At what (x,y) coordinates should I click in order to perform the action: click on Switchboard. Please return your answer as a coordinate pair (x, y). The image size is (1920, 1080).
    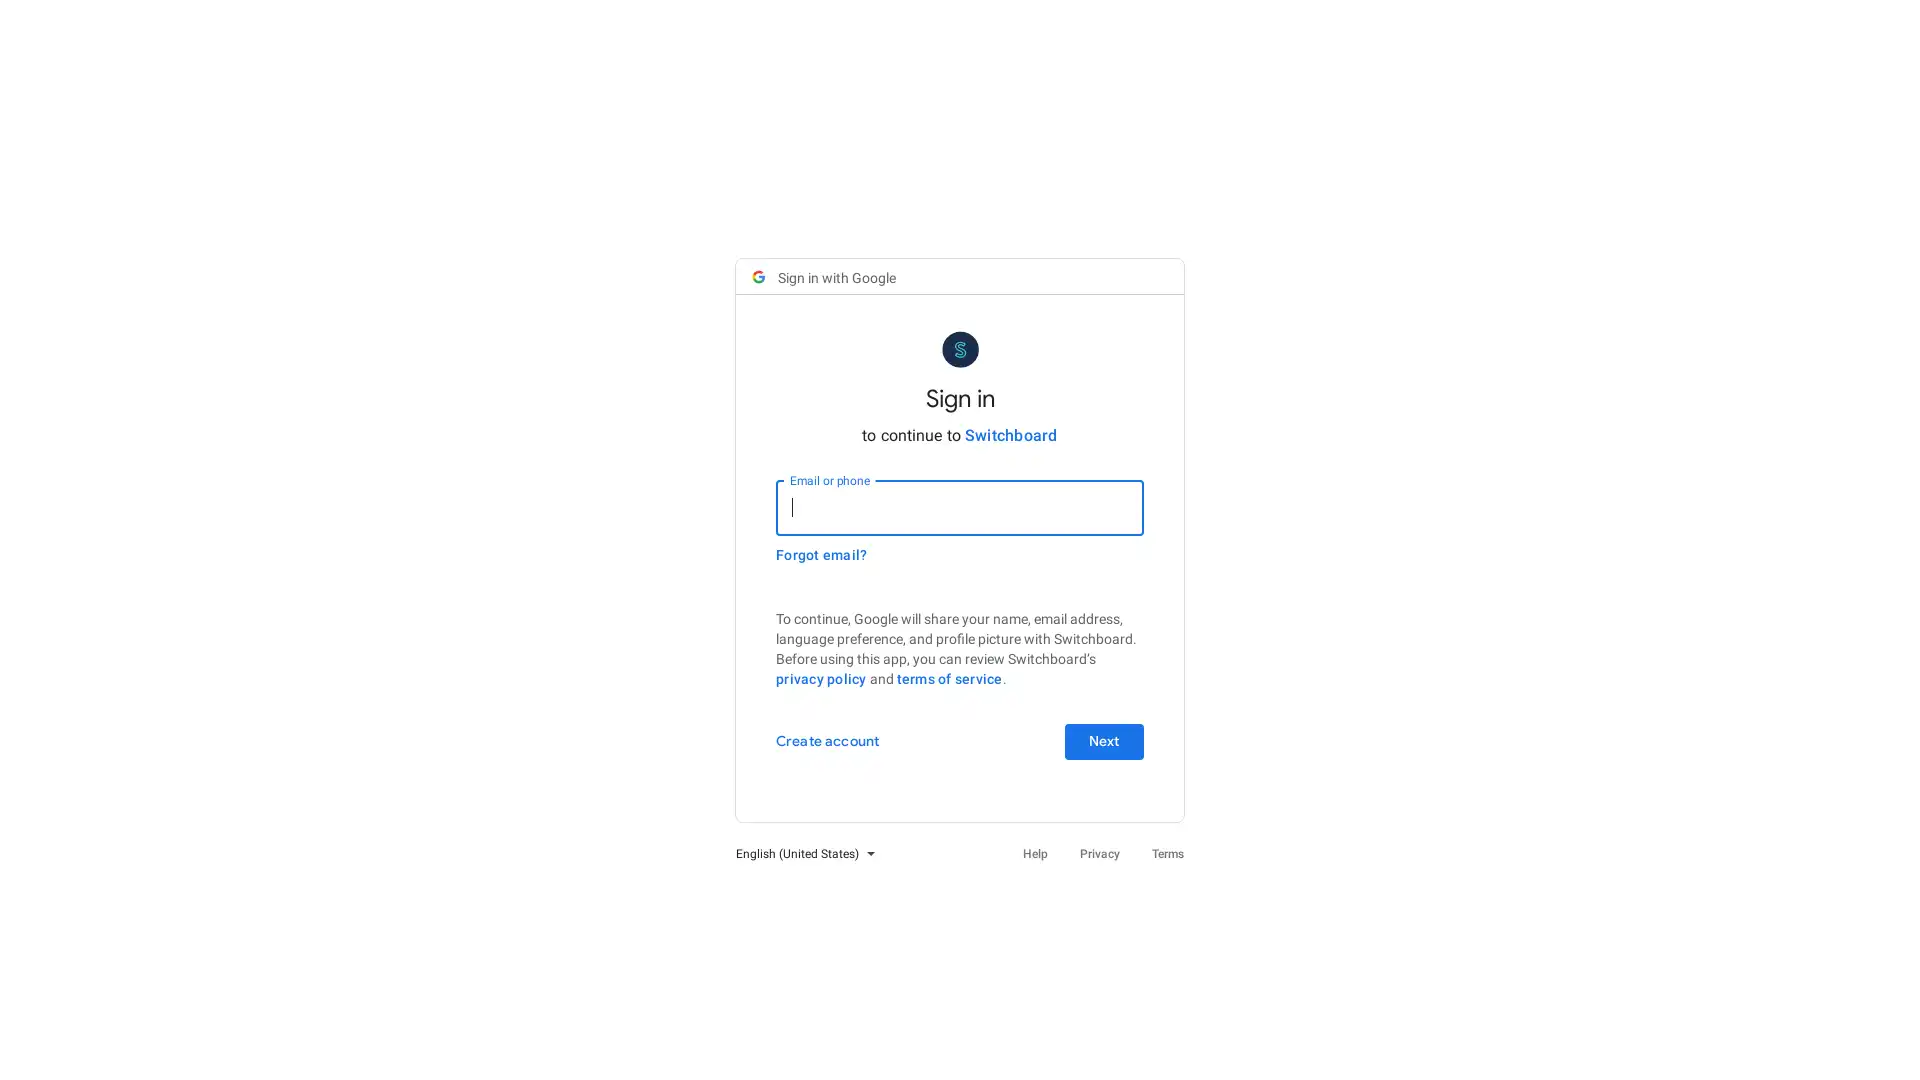
    Looking at the image, I should click on (1010, 433).